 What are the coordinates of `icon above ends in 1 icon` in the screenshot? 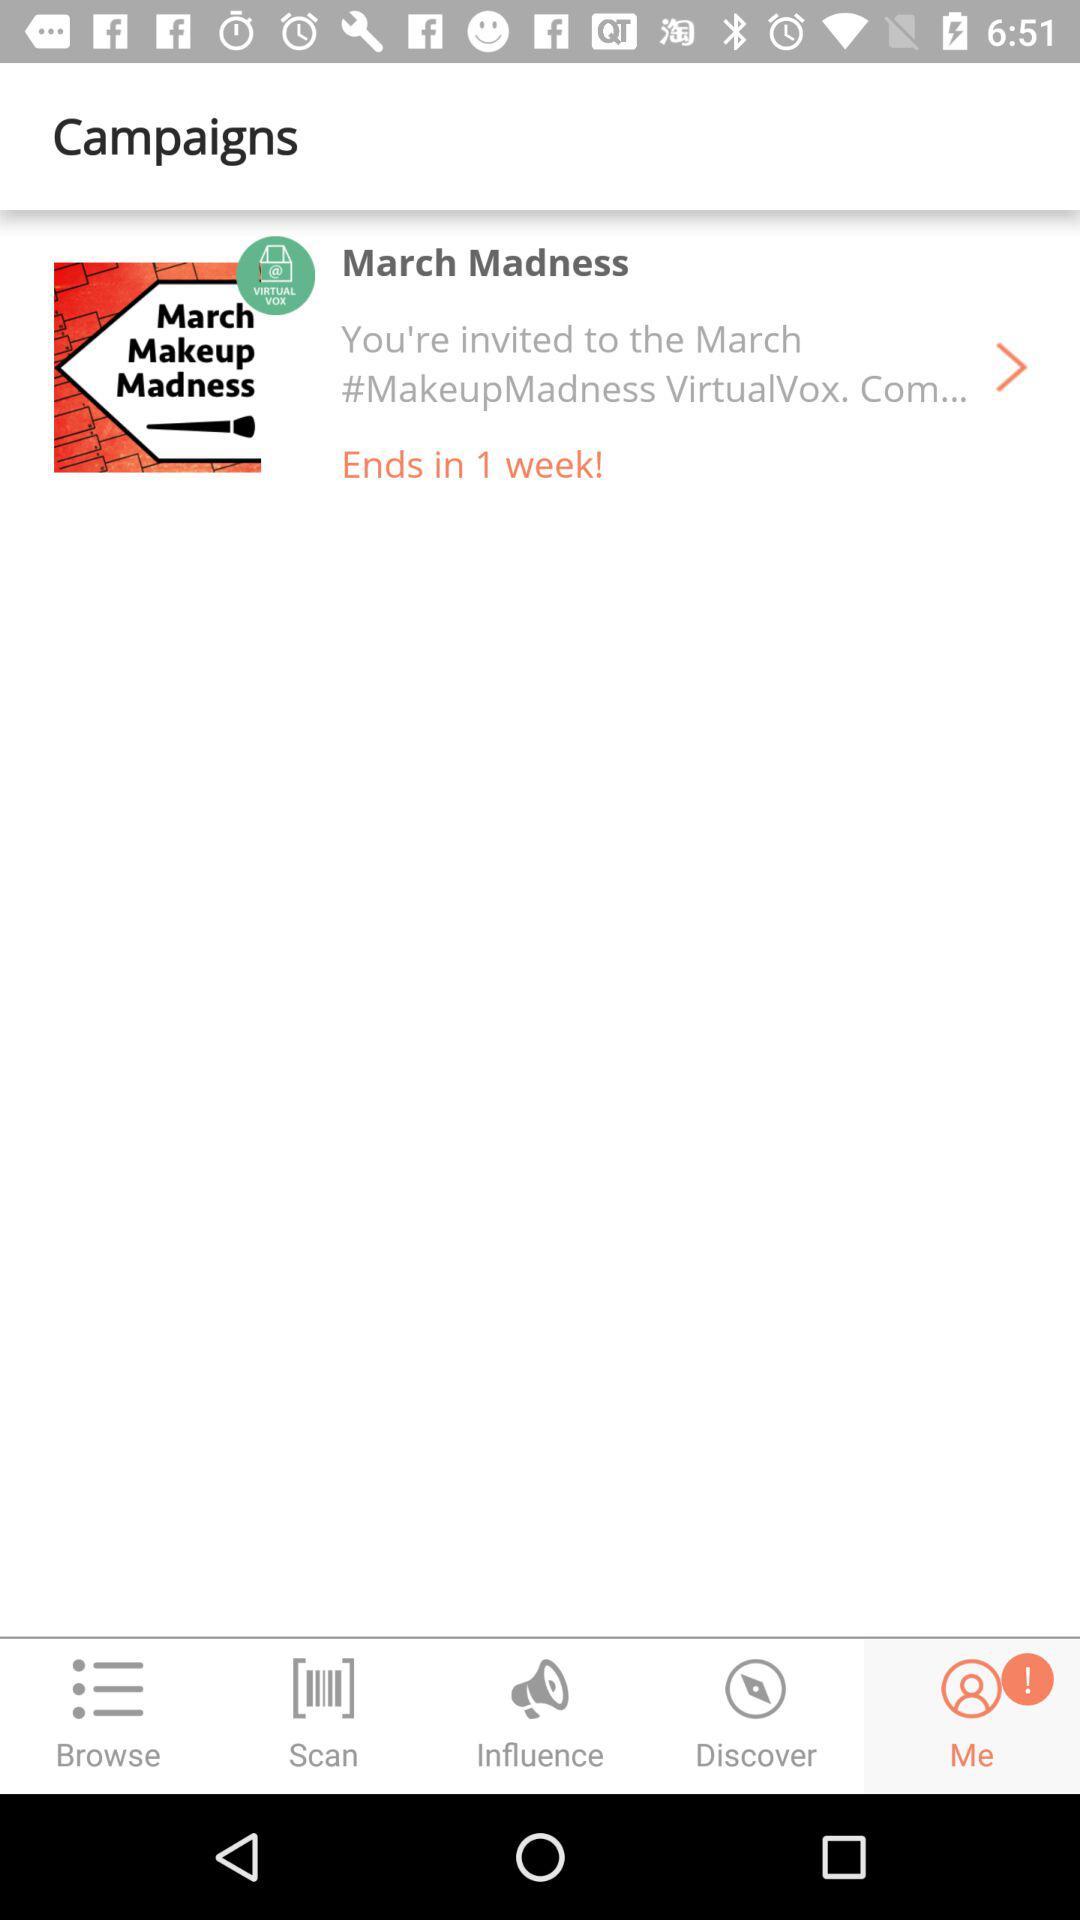 It's located at (655, 363).